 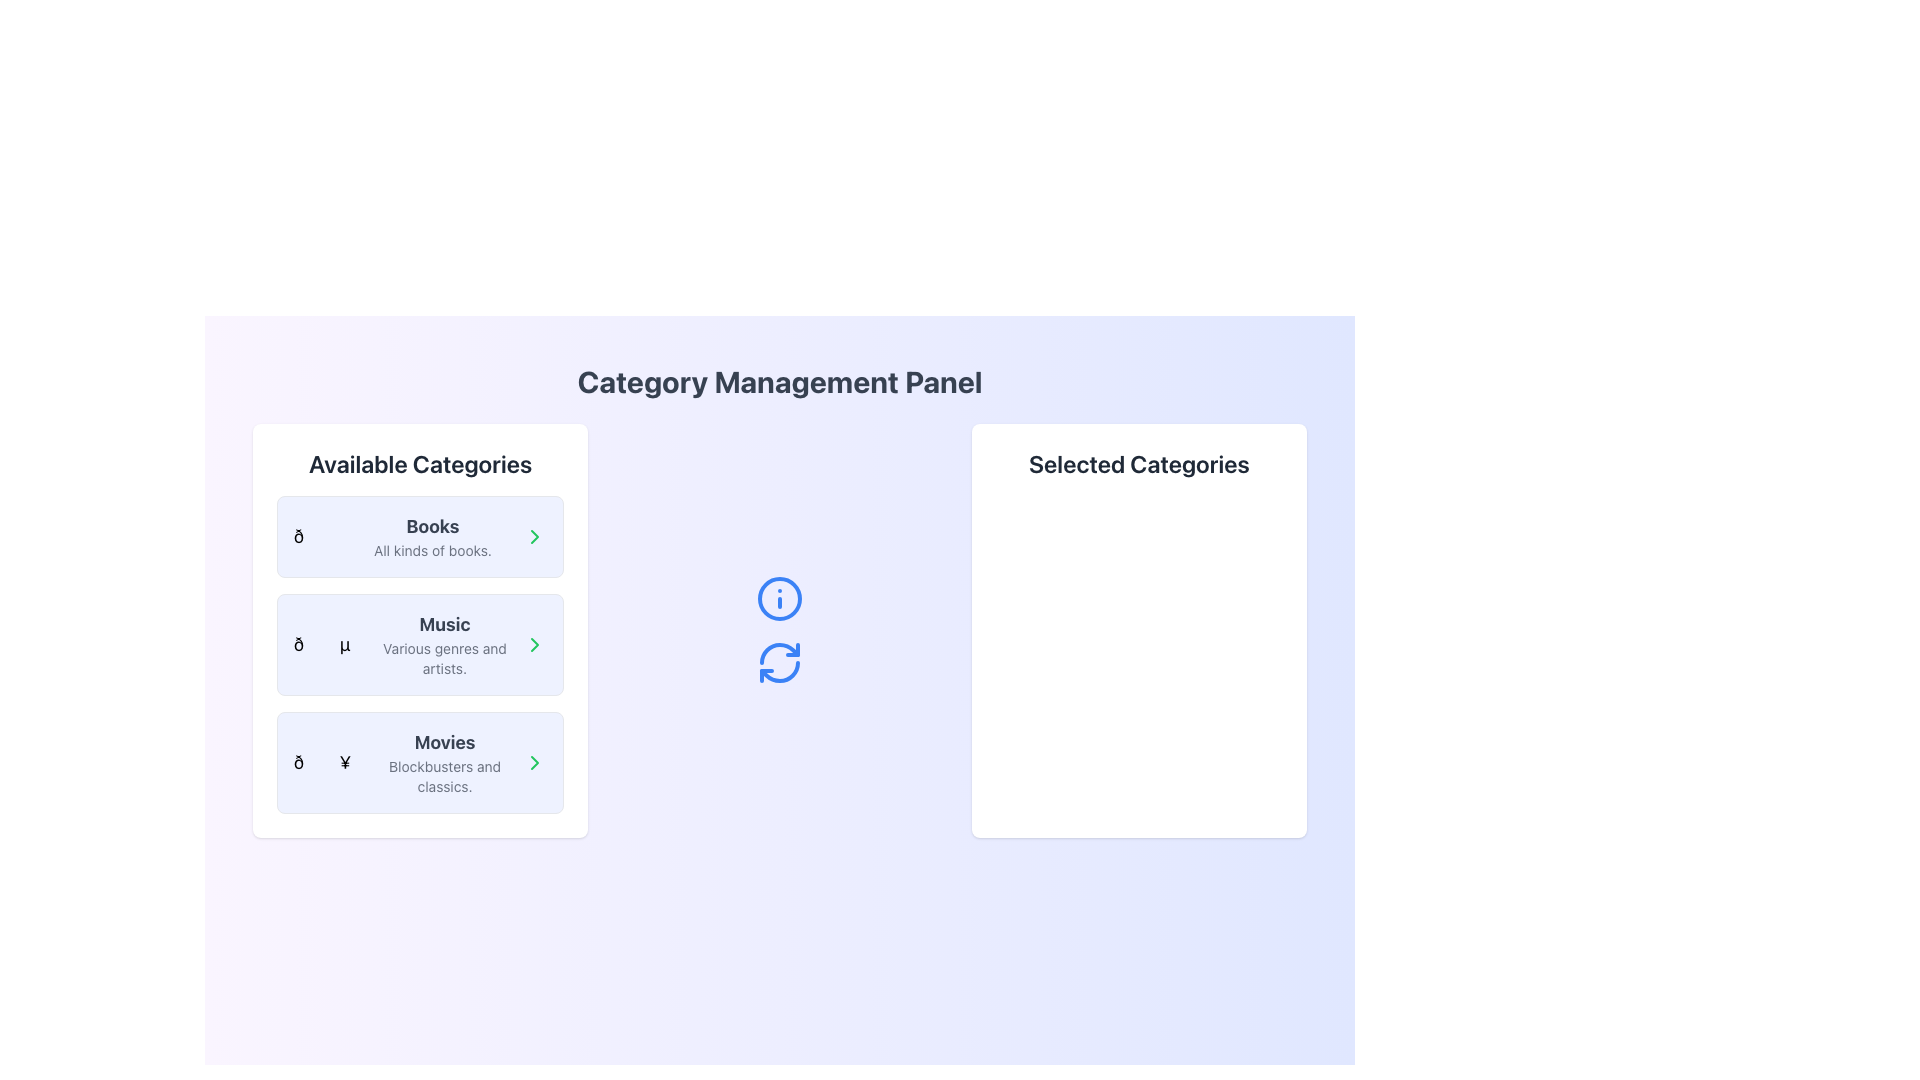 What do you see at coordinates (444, 763) in the screenshot?
I see `description of the Text block labeled 'Movies', which includes the heading in bold and the description in a lighter gray font` at bounding box center [444, 763].